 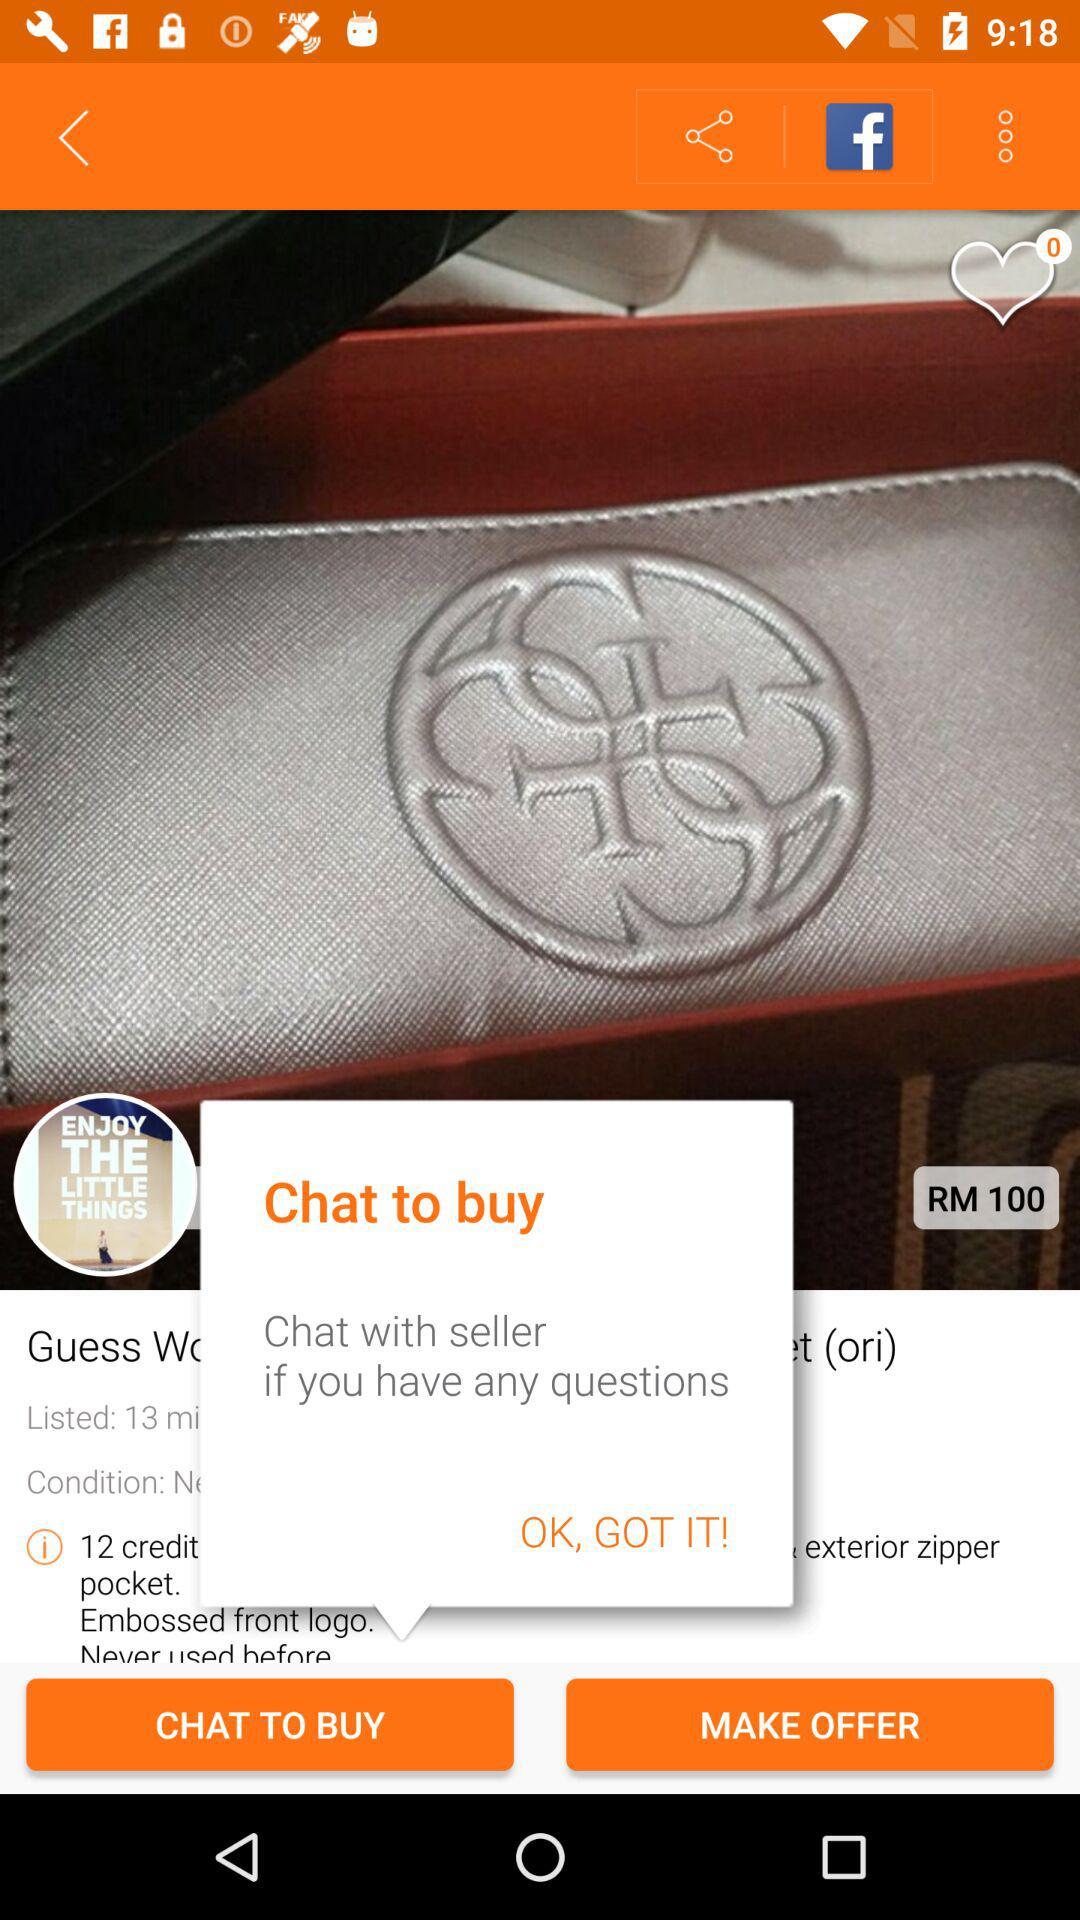 What do you see at coordinates (1001, 285) in the screenshot?
I see `the icon which is on the image` at bounding box center [1001, 285].